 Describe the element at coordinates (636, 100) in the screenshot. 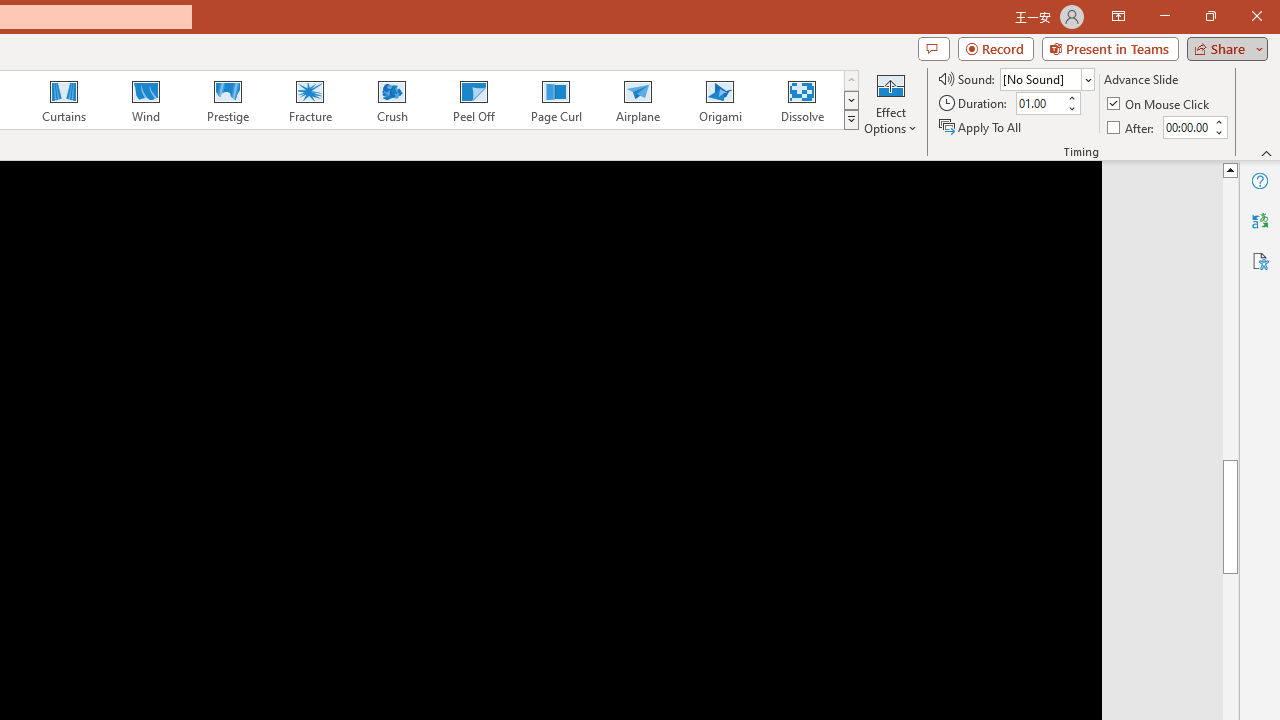

I see `'Airplane'` at that location.